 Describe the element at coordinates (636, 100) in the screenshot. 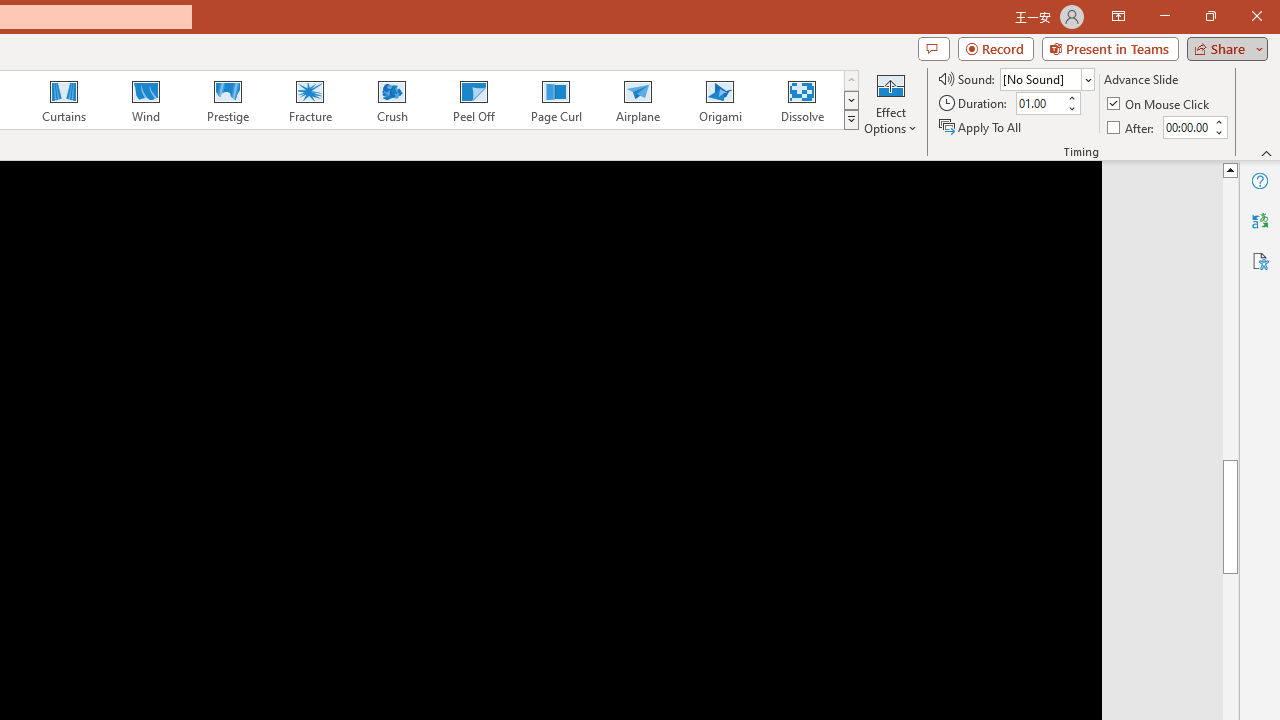

I see `'Airplane'` at that location.